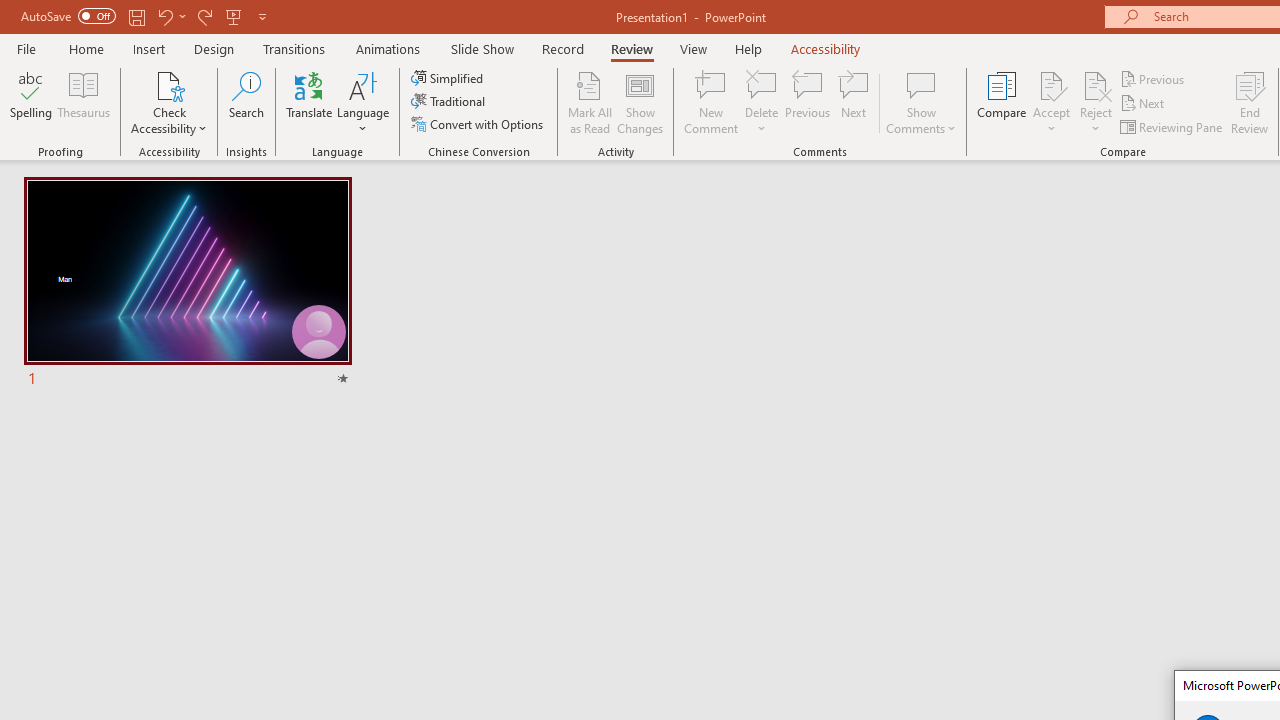 The width and height of the screenshot is (1280, 720). What do you see at coordinates (308, 103) in the screenshot?
I see `'Translate'` at bounding box center [308, 103].